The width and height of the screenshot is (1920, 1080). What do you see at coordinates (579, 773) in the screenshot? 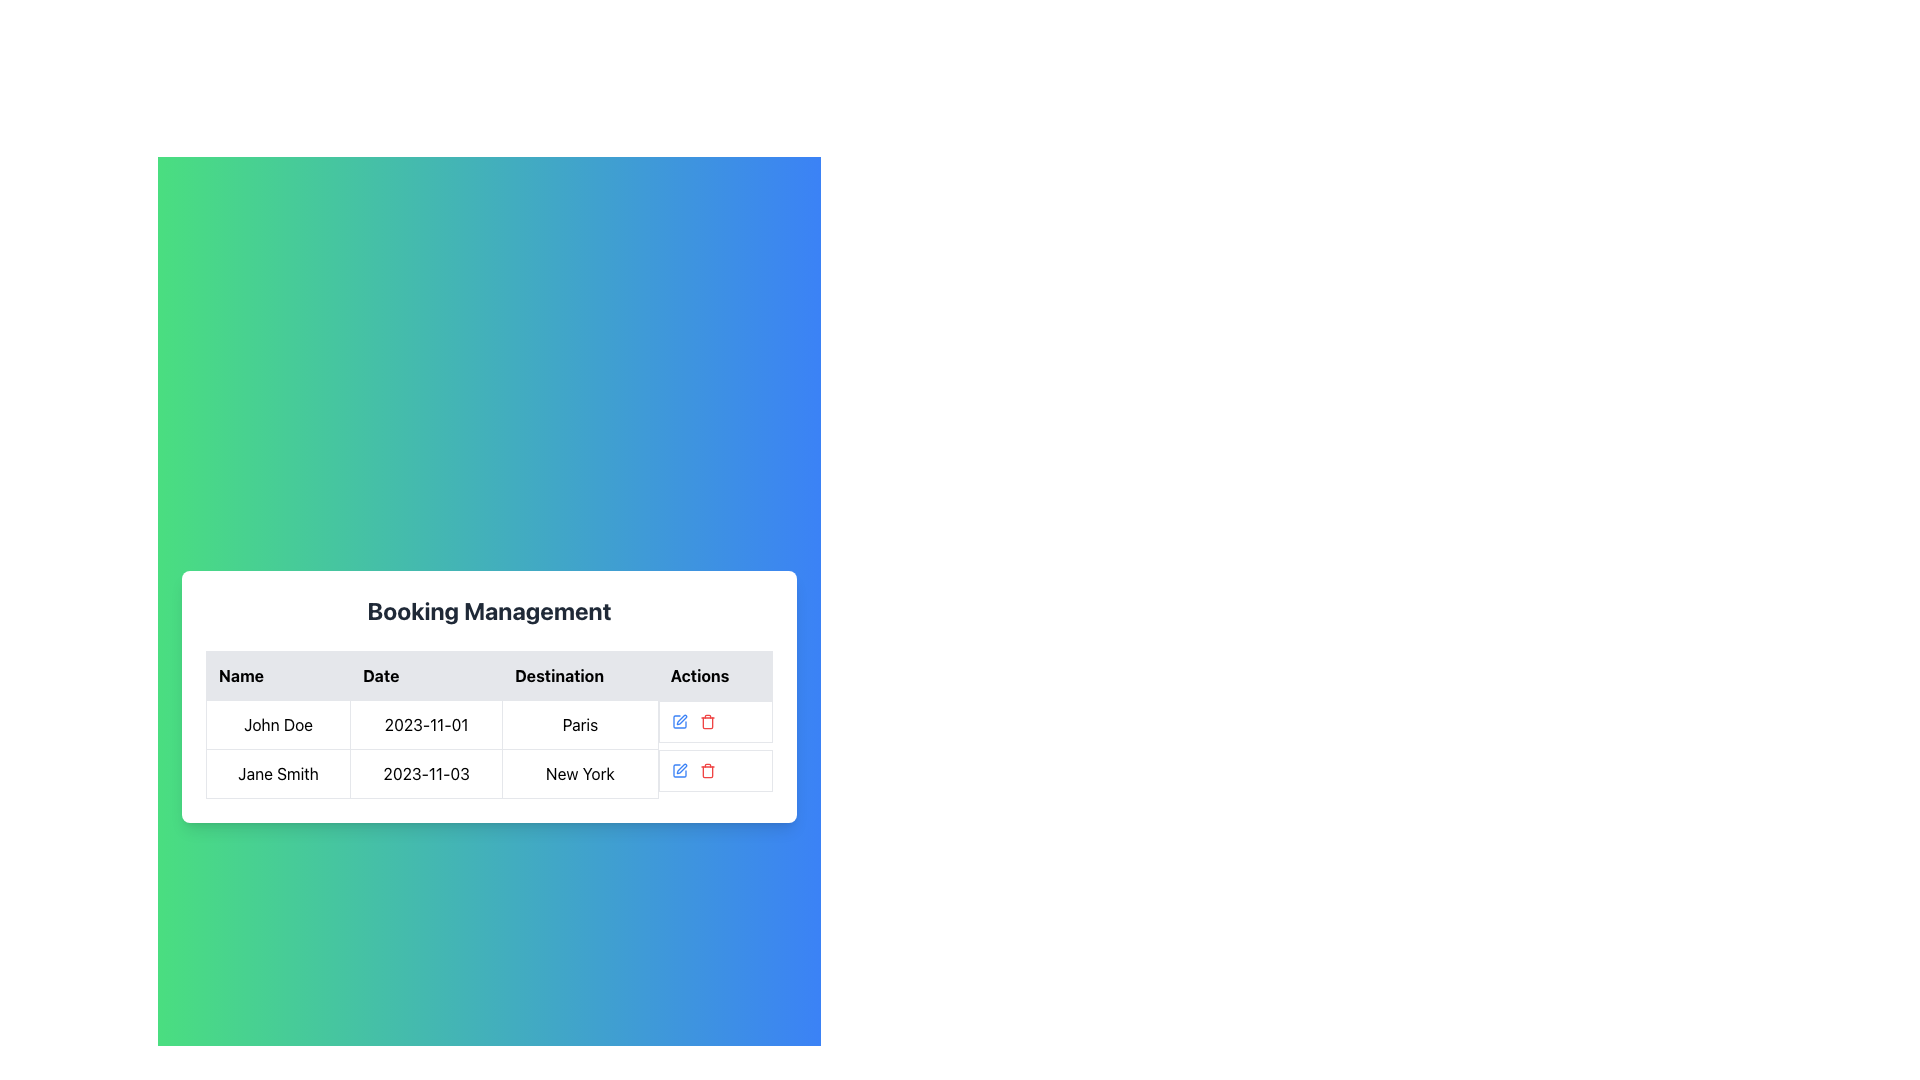
I see `the text display indicating the destination associated with the user entry for 'Jane Smith' in the table` at bounding box center [579, 773].